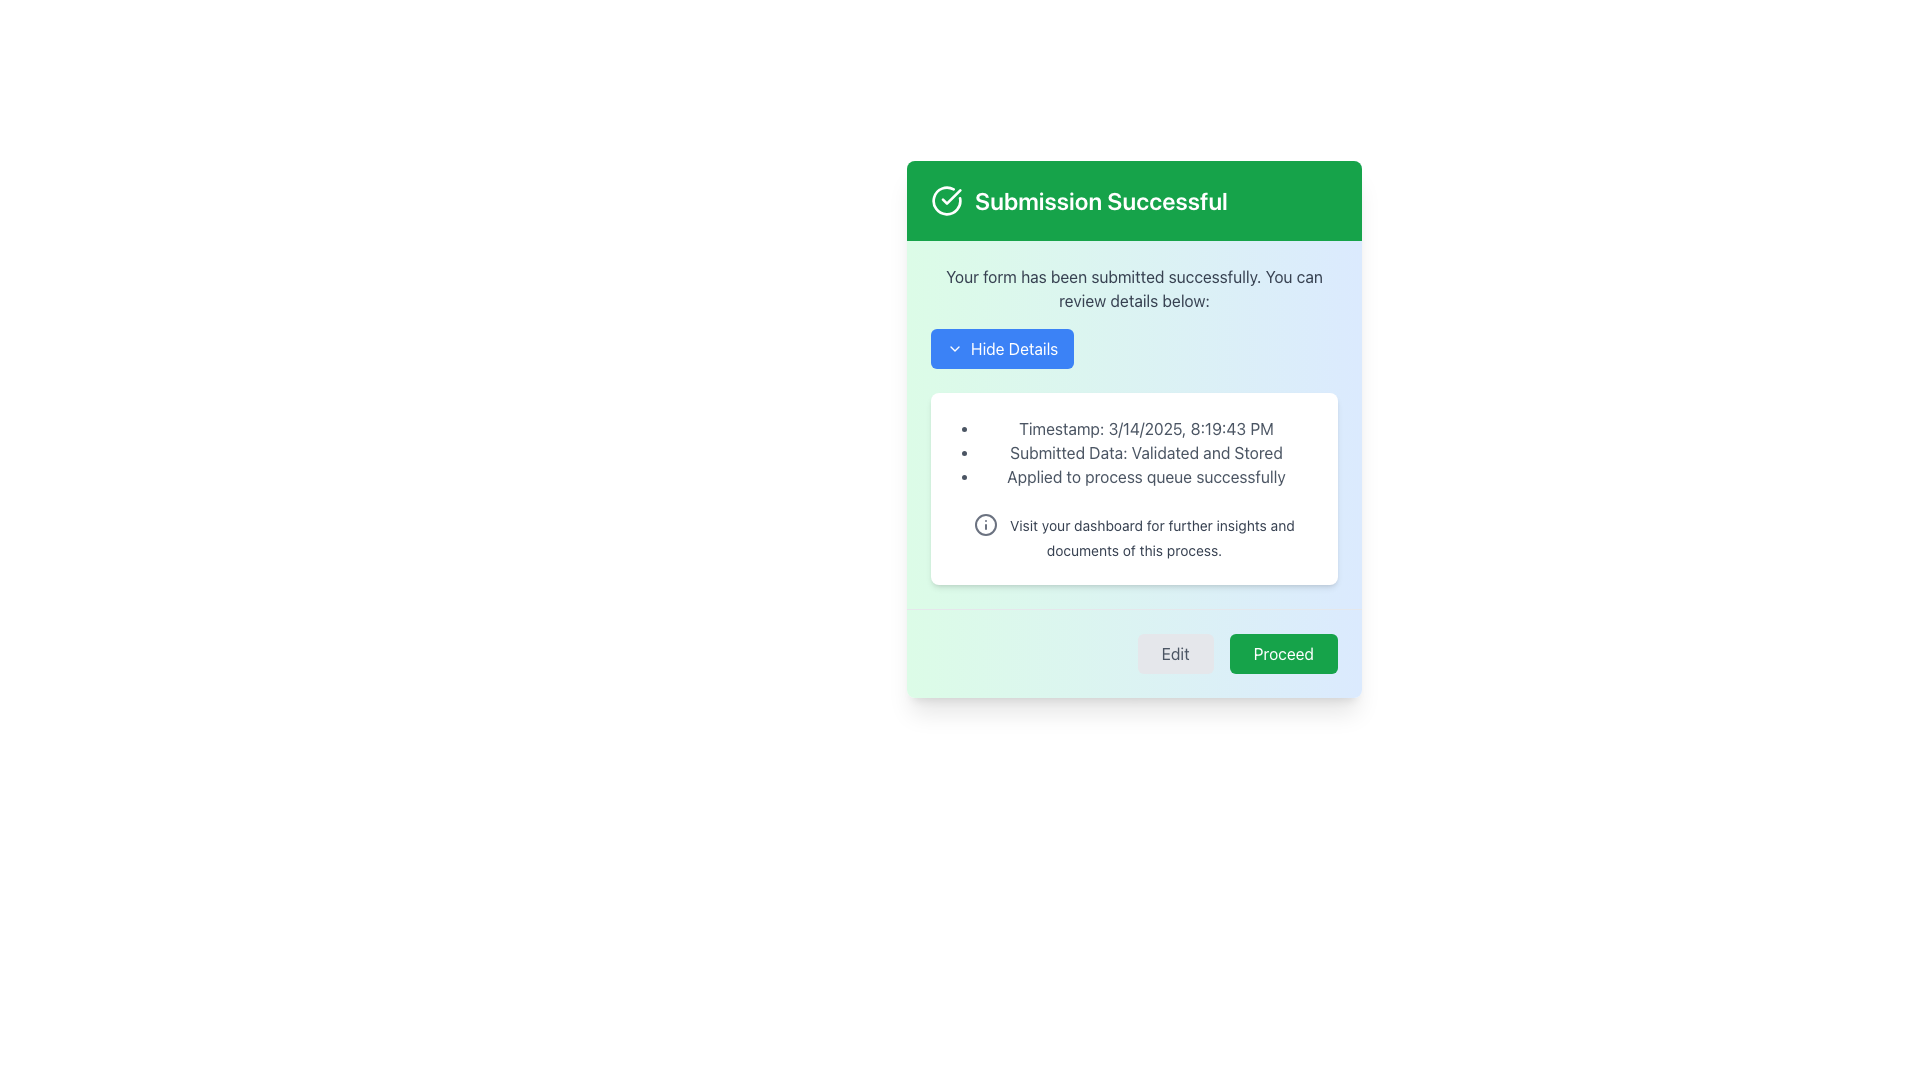 The image size is (1920, 1080). What do you see at coordinates (950, 196) in the screenshot?
I see `the green check mark icon within the success notification modal, located at the top-left corner next to the 'Submission Successful' title` at bounding box center [950, 196].